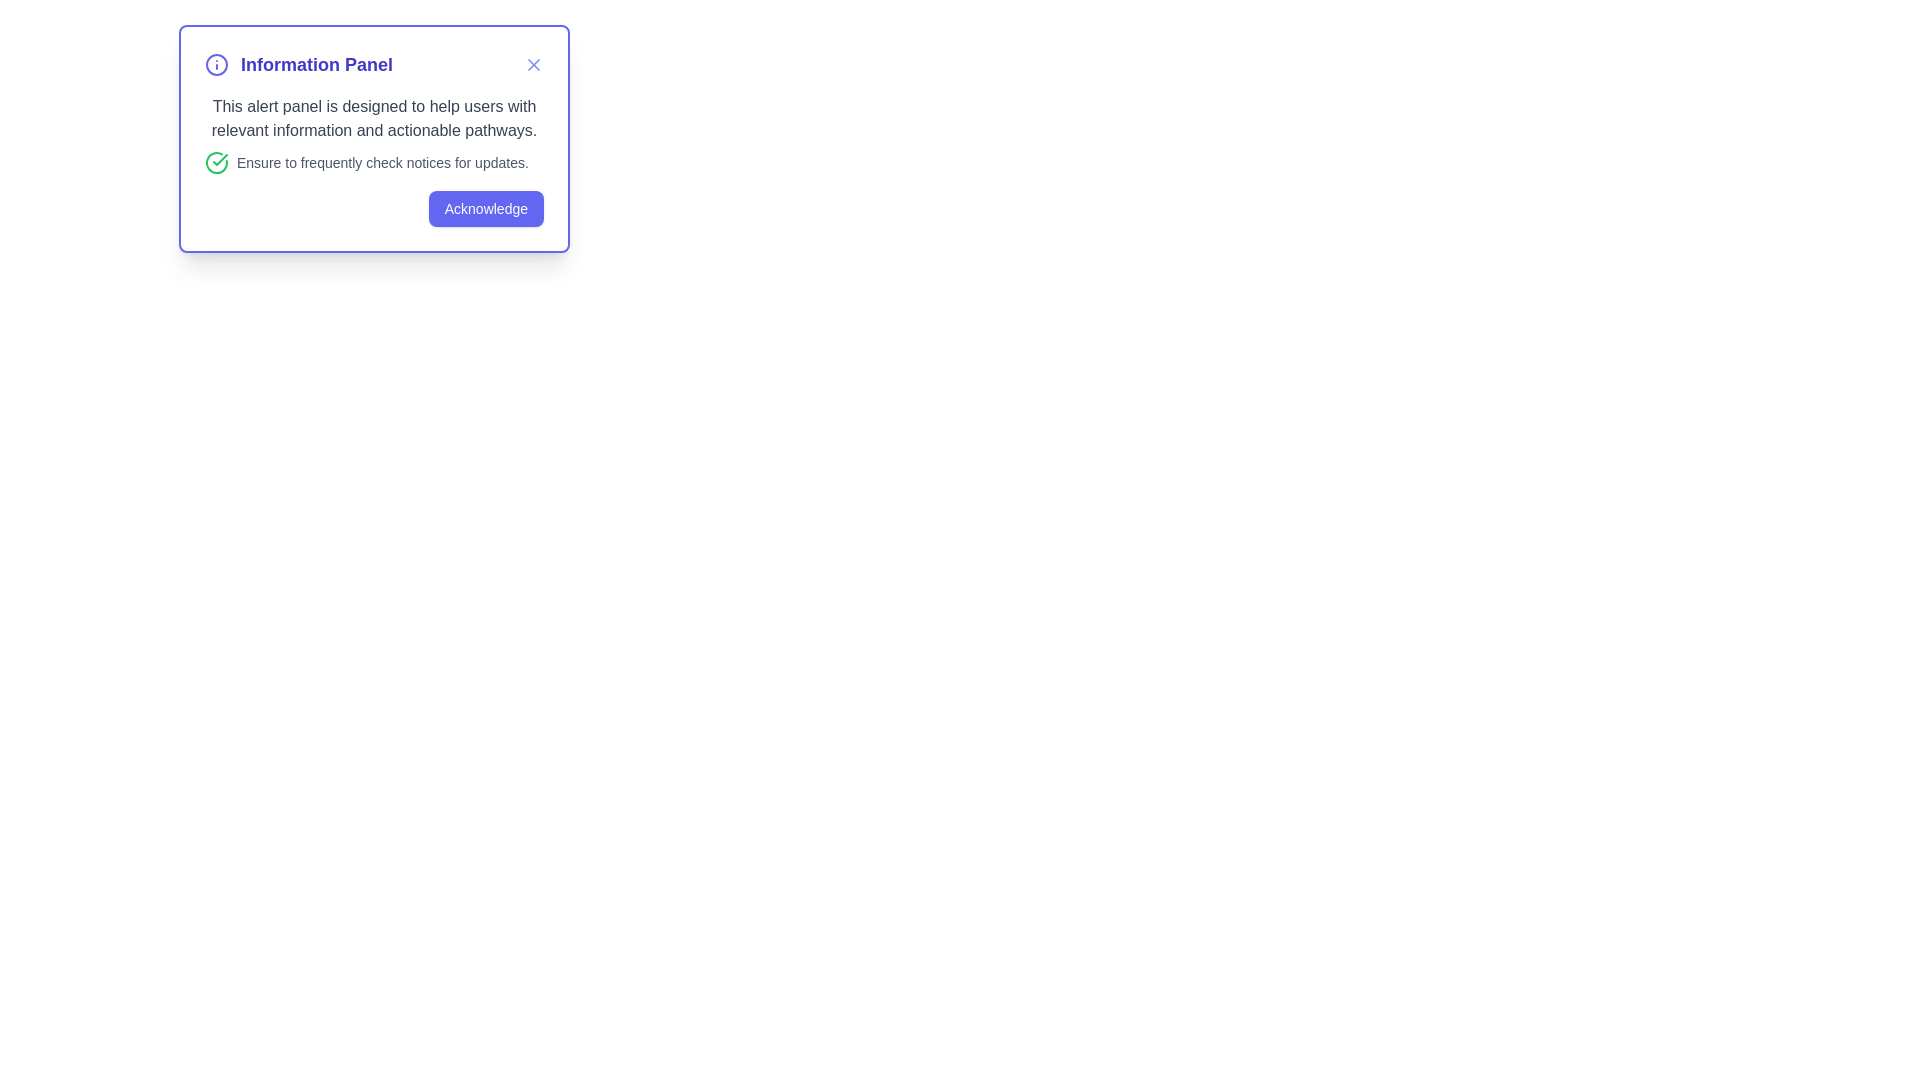 This screenshot has height=1080, width=1920. I want to click on the Banner with title and icon at the top center of the dialog box for tooltip details, so click(297, 64).